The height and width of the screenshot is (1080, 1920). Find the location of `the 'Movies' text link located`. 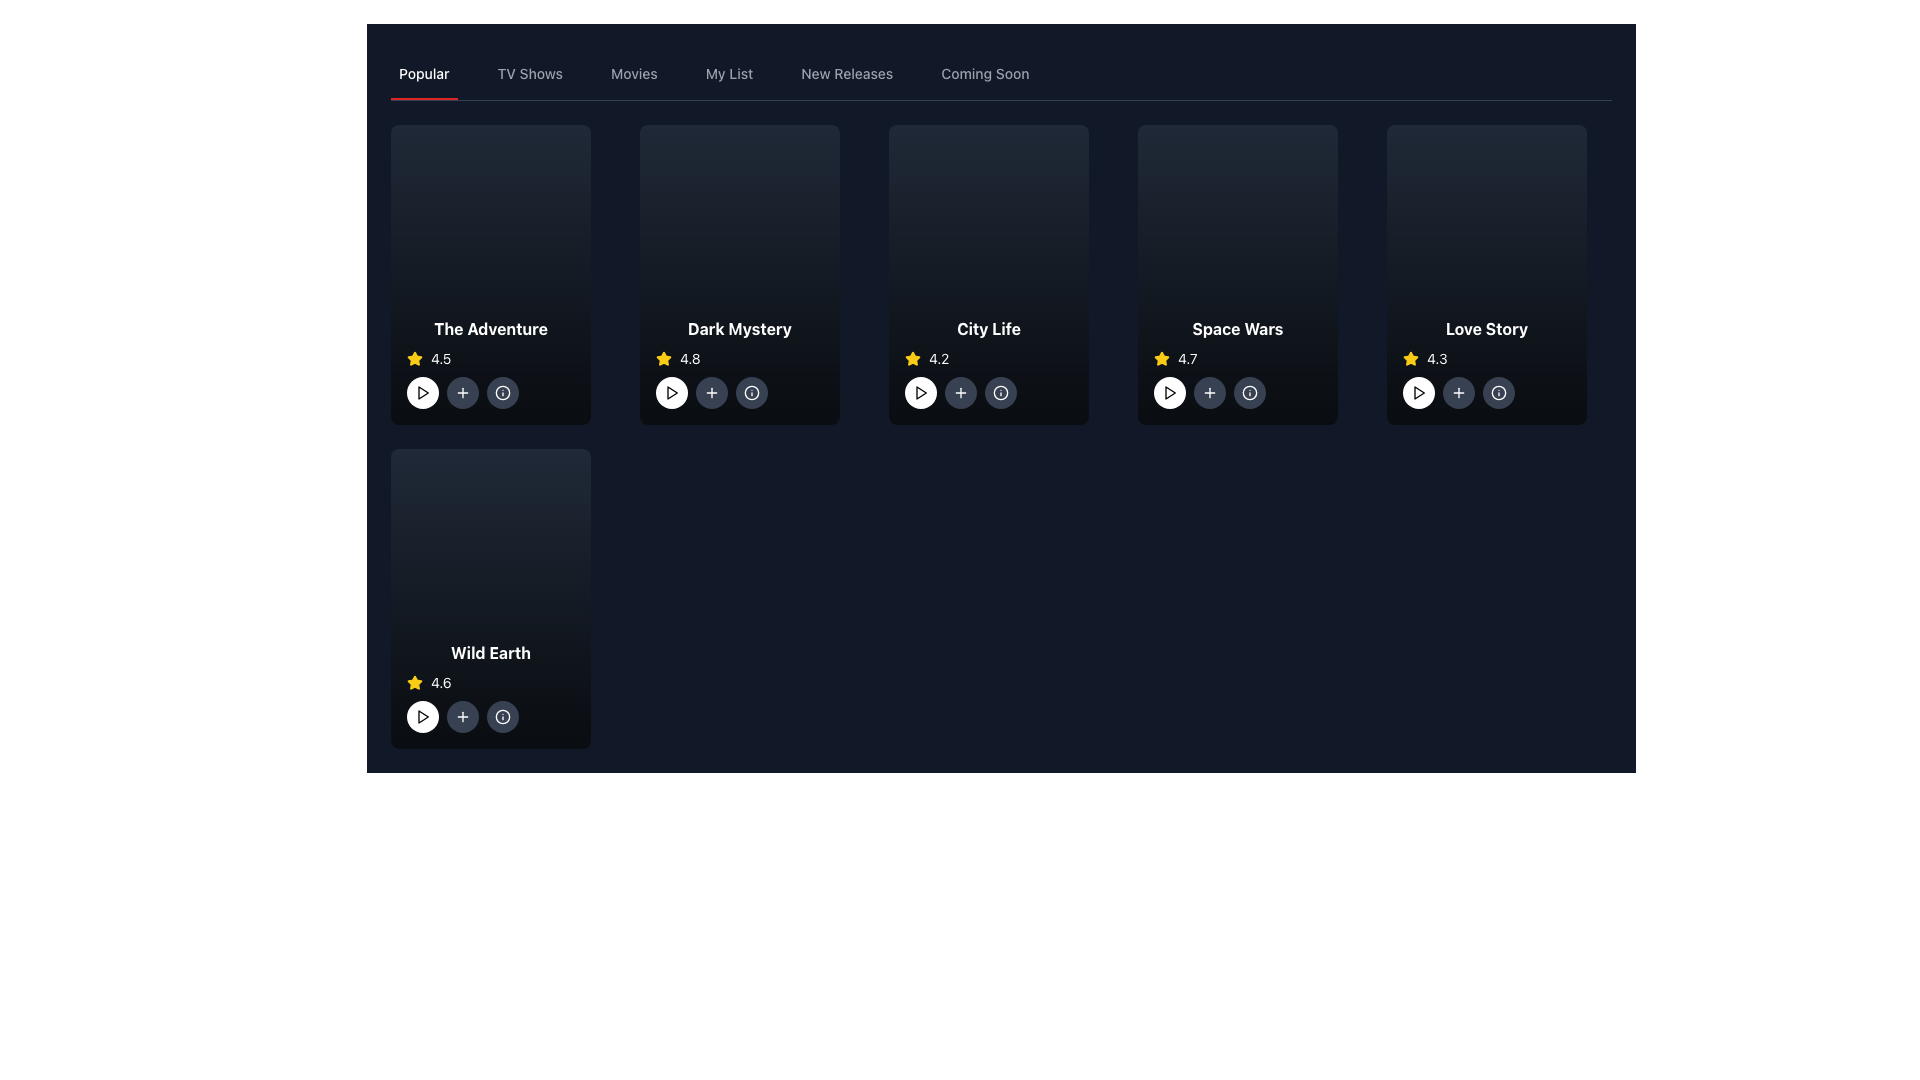

the 'Movies' text link located is located at coordinates (633, 72).